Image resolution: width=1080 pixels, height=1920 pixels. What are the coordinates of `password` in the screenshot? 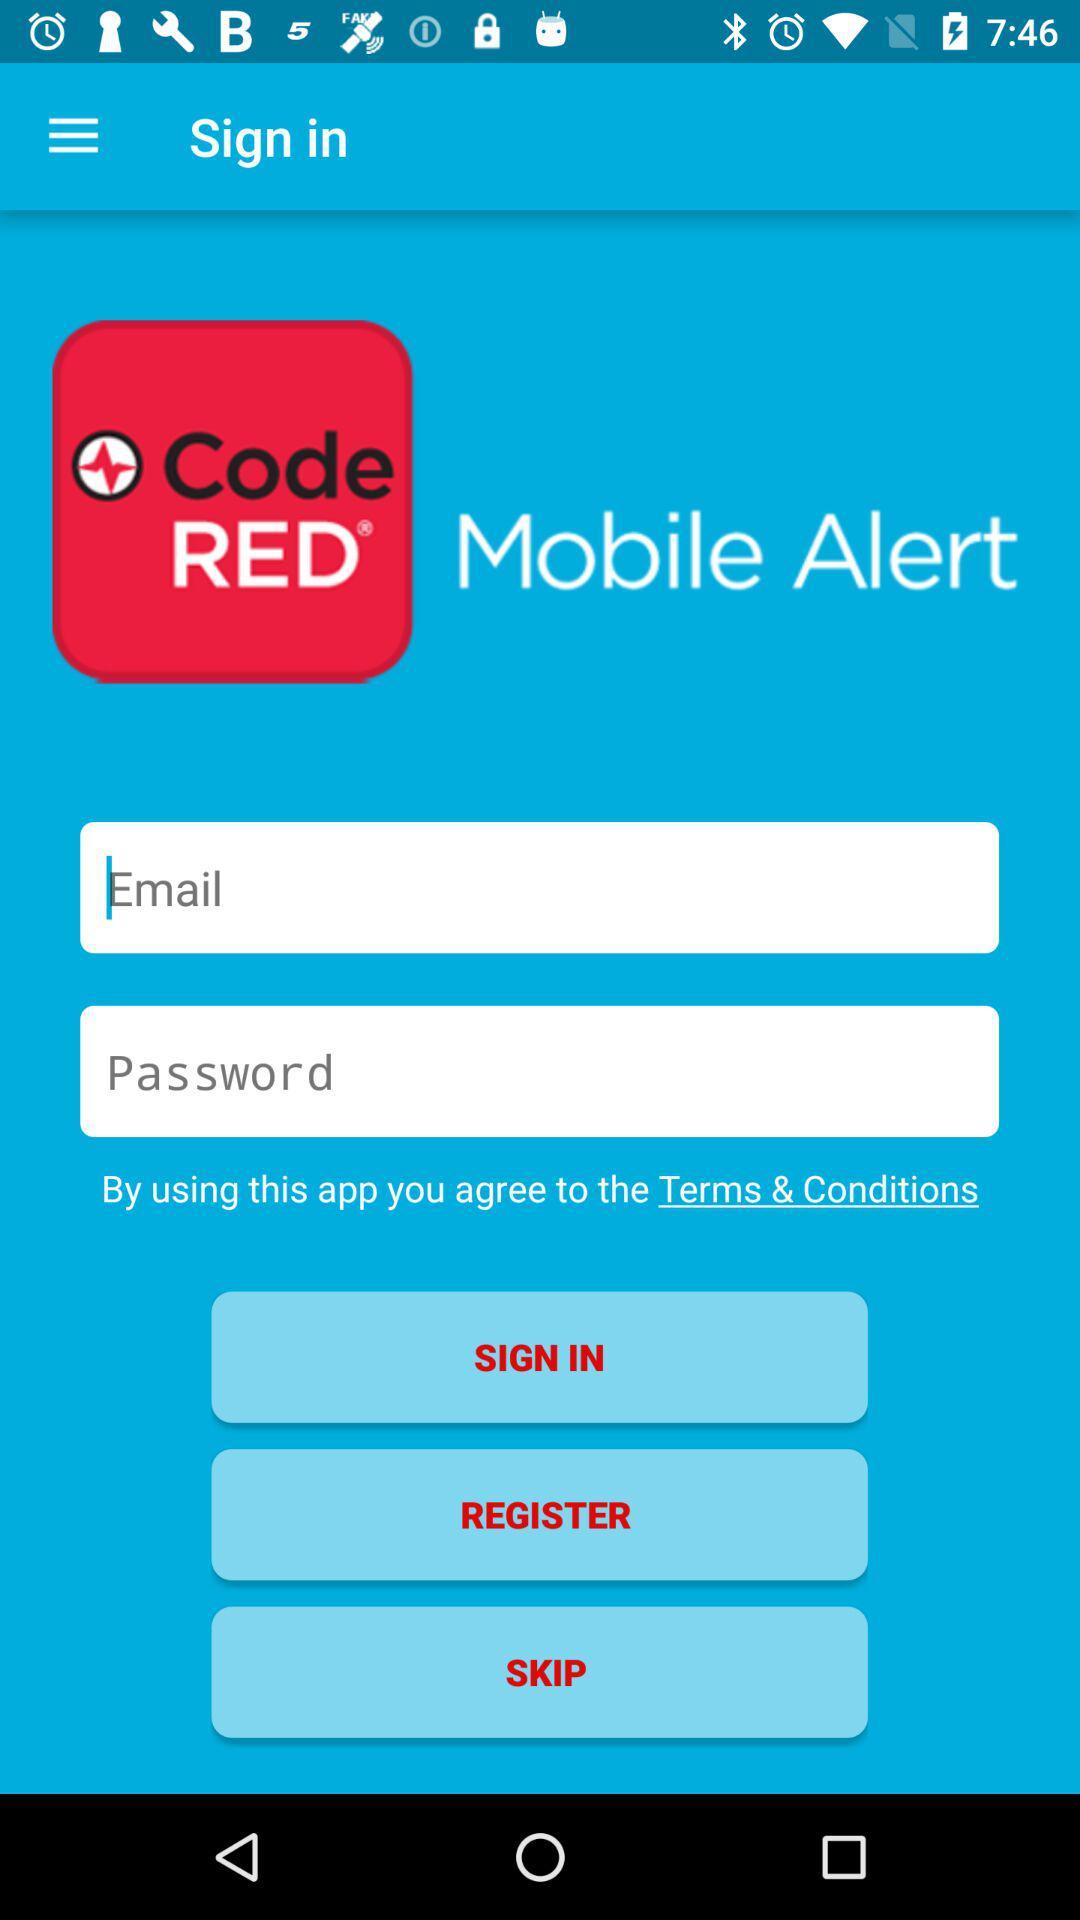 It's located at (538, 1070).